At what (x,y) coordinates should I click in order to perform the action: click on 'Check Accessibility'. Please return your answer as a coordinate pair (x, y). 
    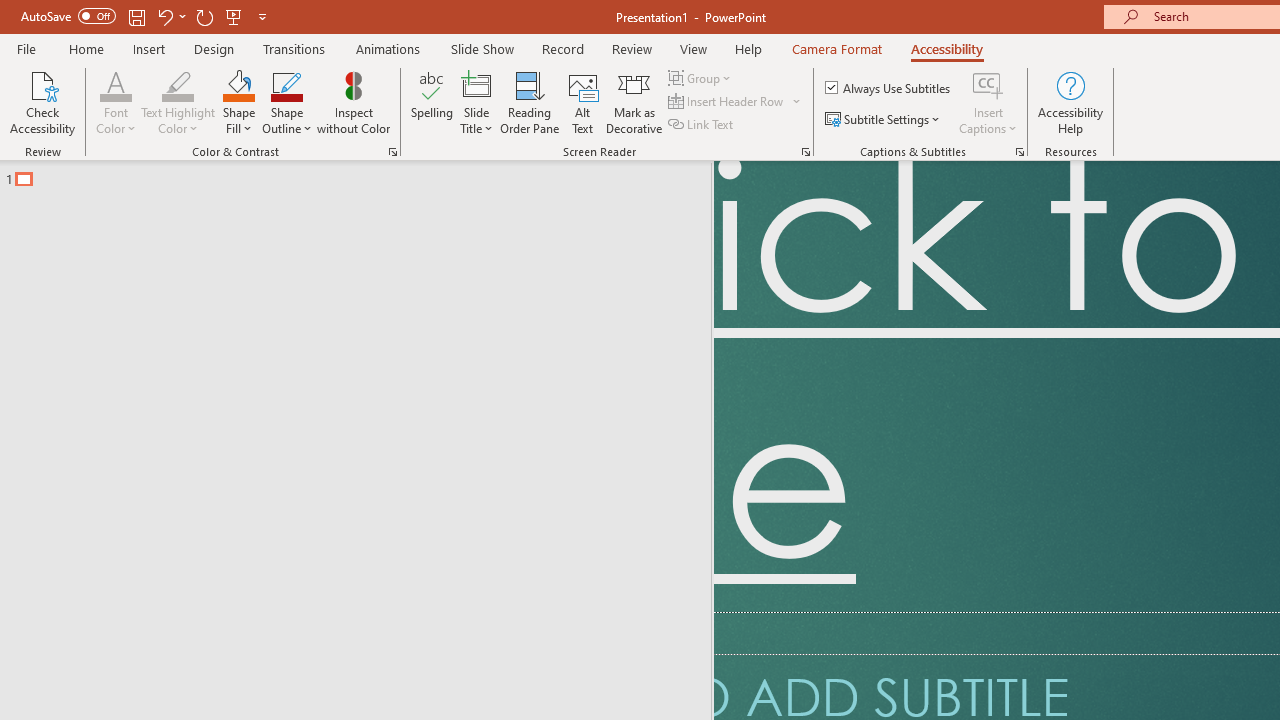
    Looking at the image, I should click on (42, 103).